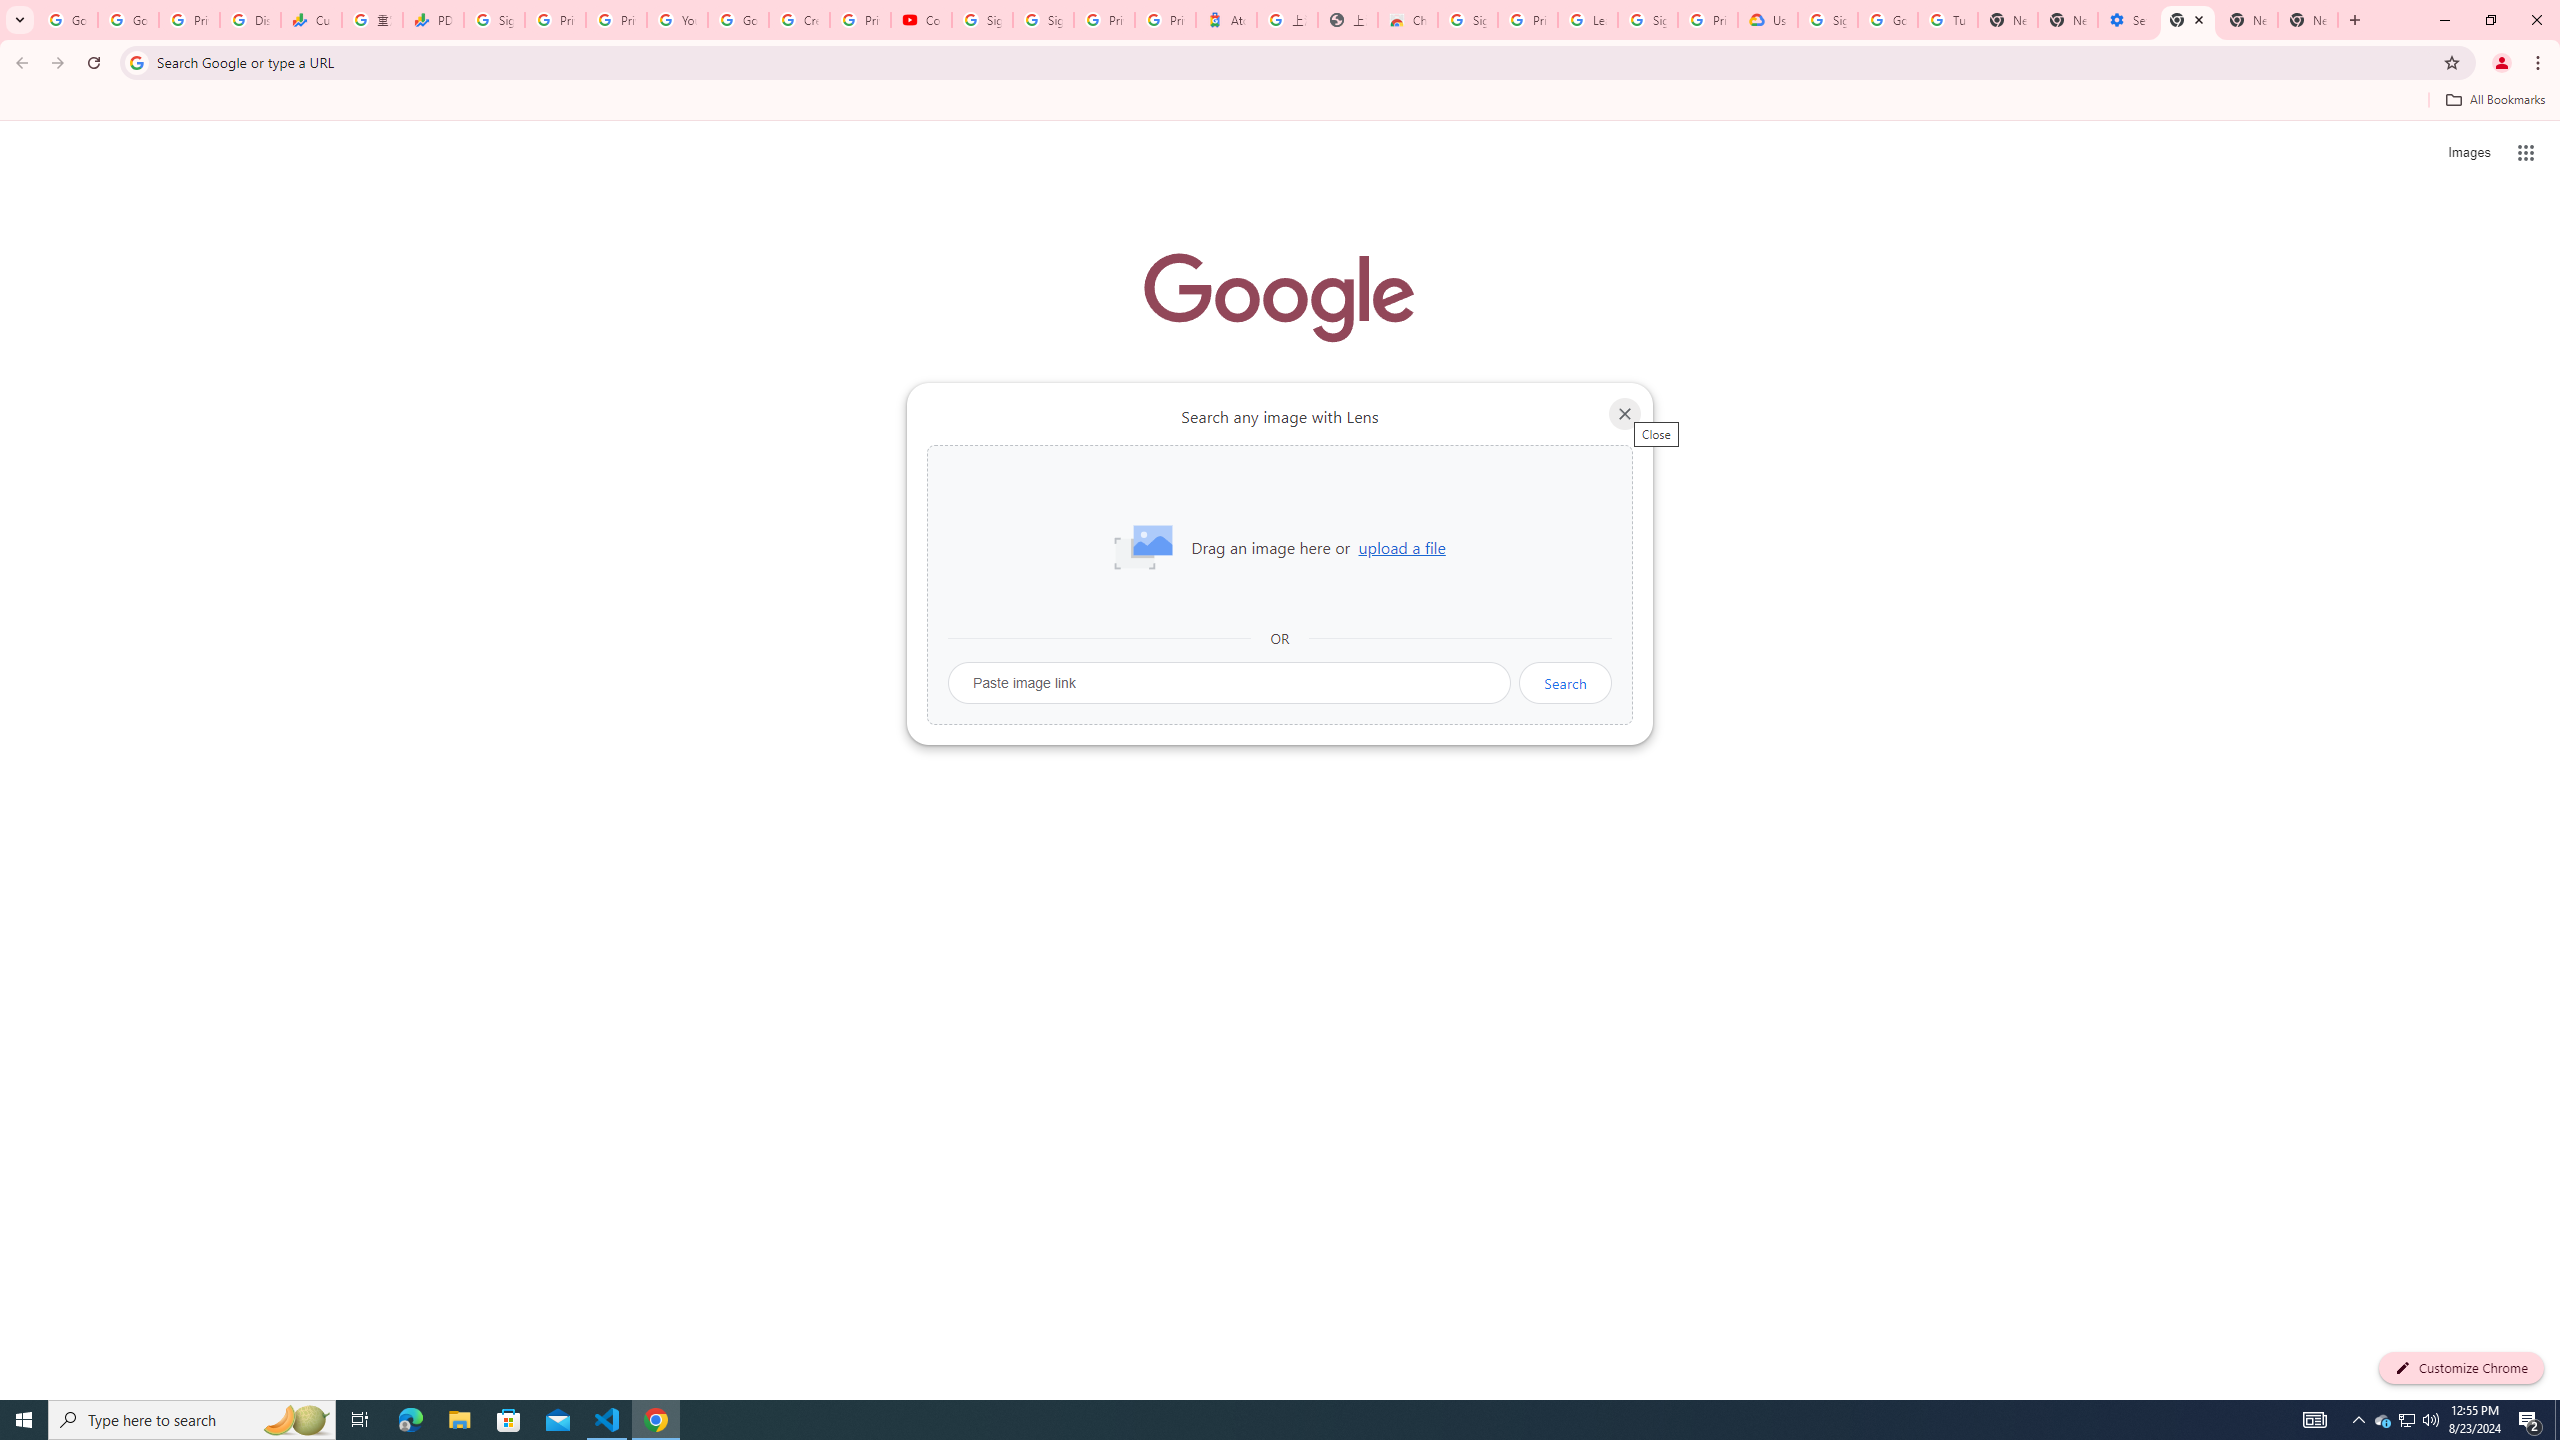 This screenshot has width=2560, height=1440. I want to click on 'Turn cookies on or off - Computer - Google Account Help', so click(1948, 19).